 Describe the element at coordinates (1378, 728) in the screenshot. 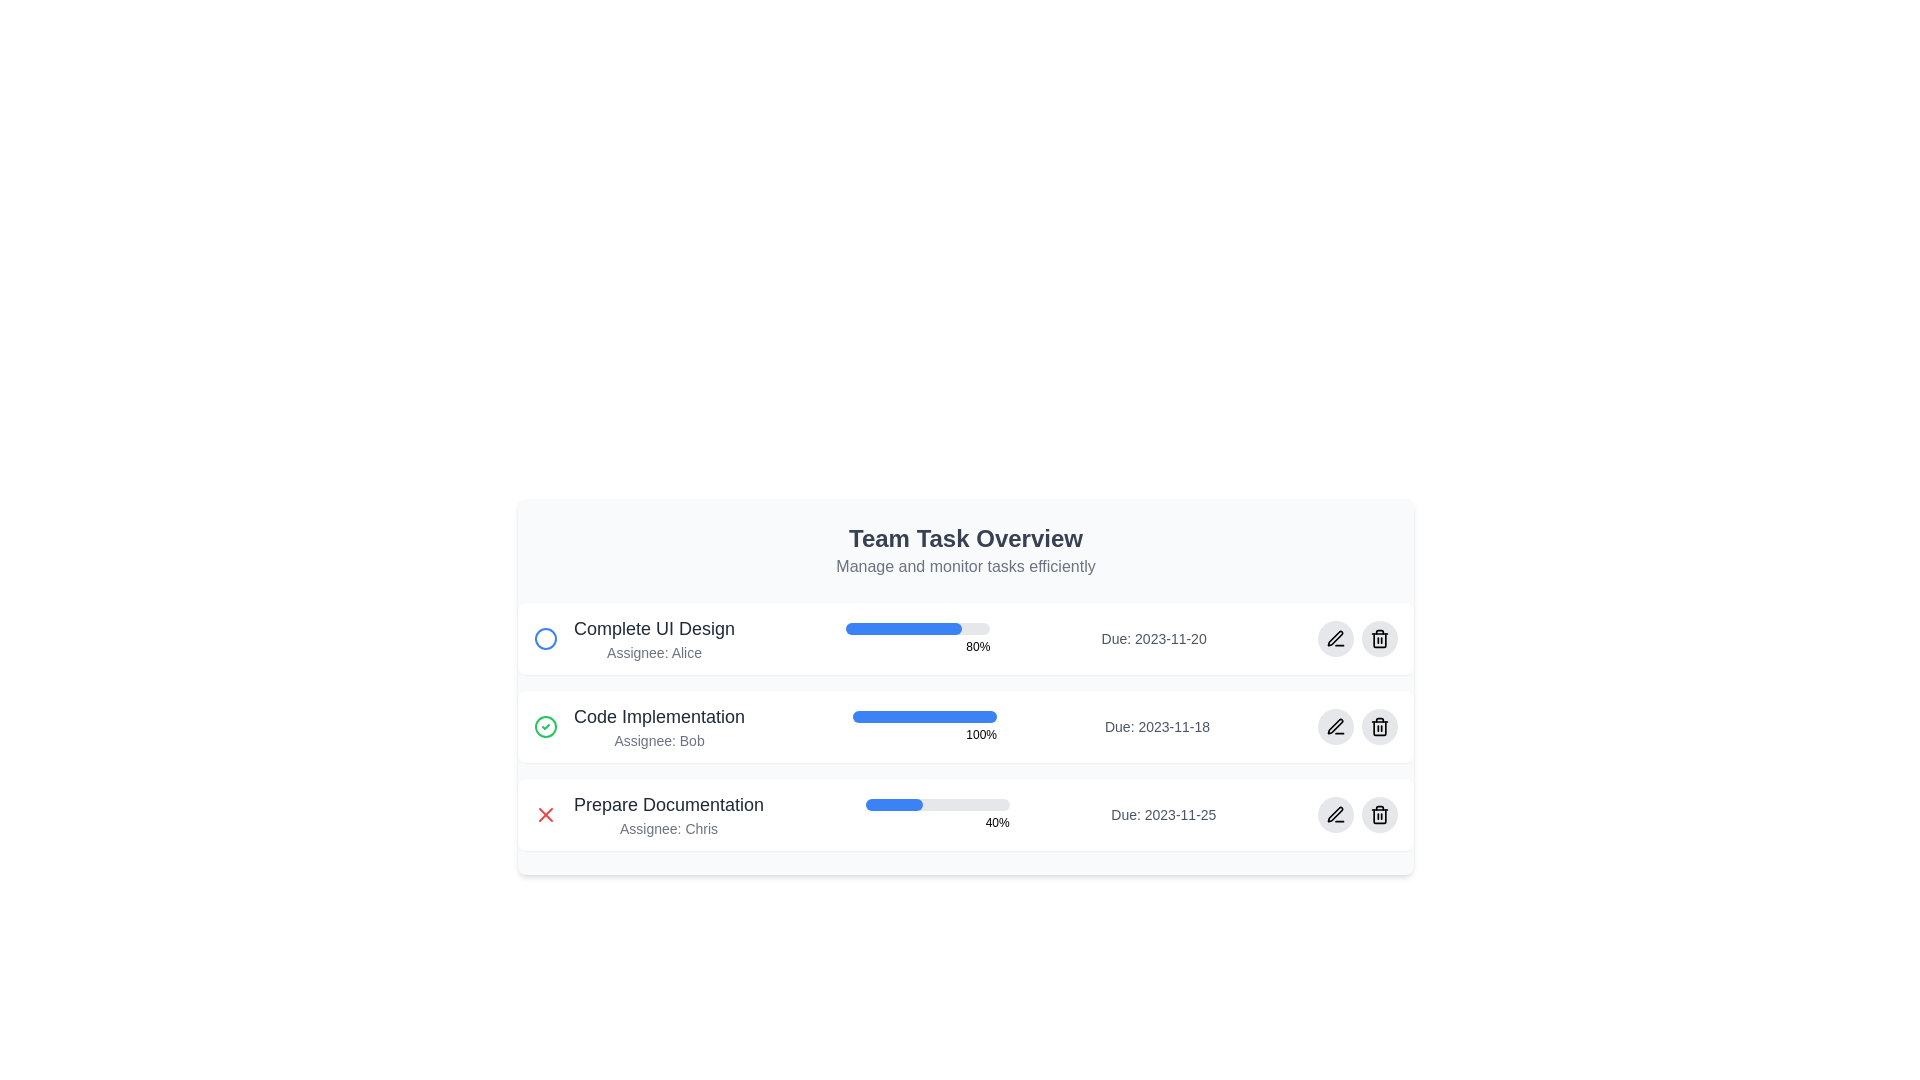

I see `the body of the trash icon associated with the 'Code Implementation' task, located to the far right of the task row and adjacent to the pencil icon` at that location.